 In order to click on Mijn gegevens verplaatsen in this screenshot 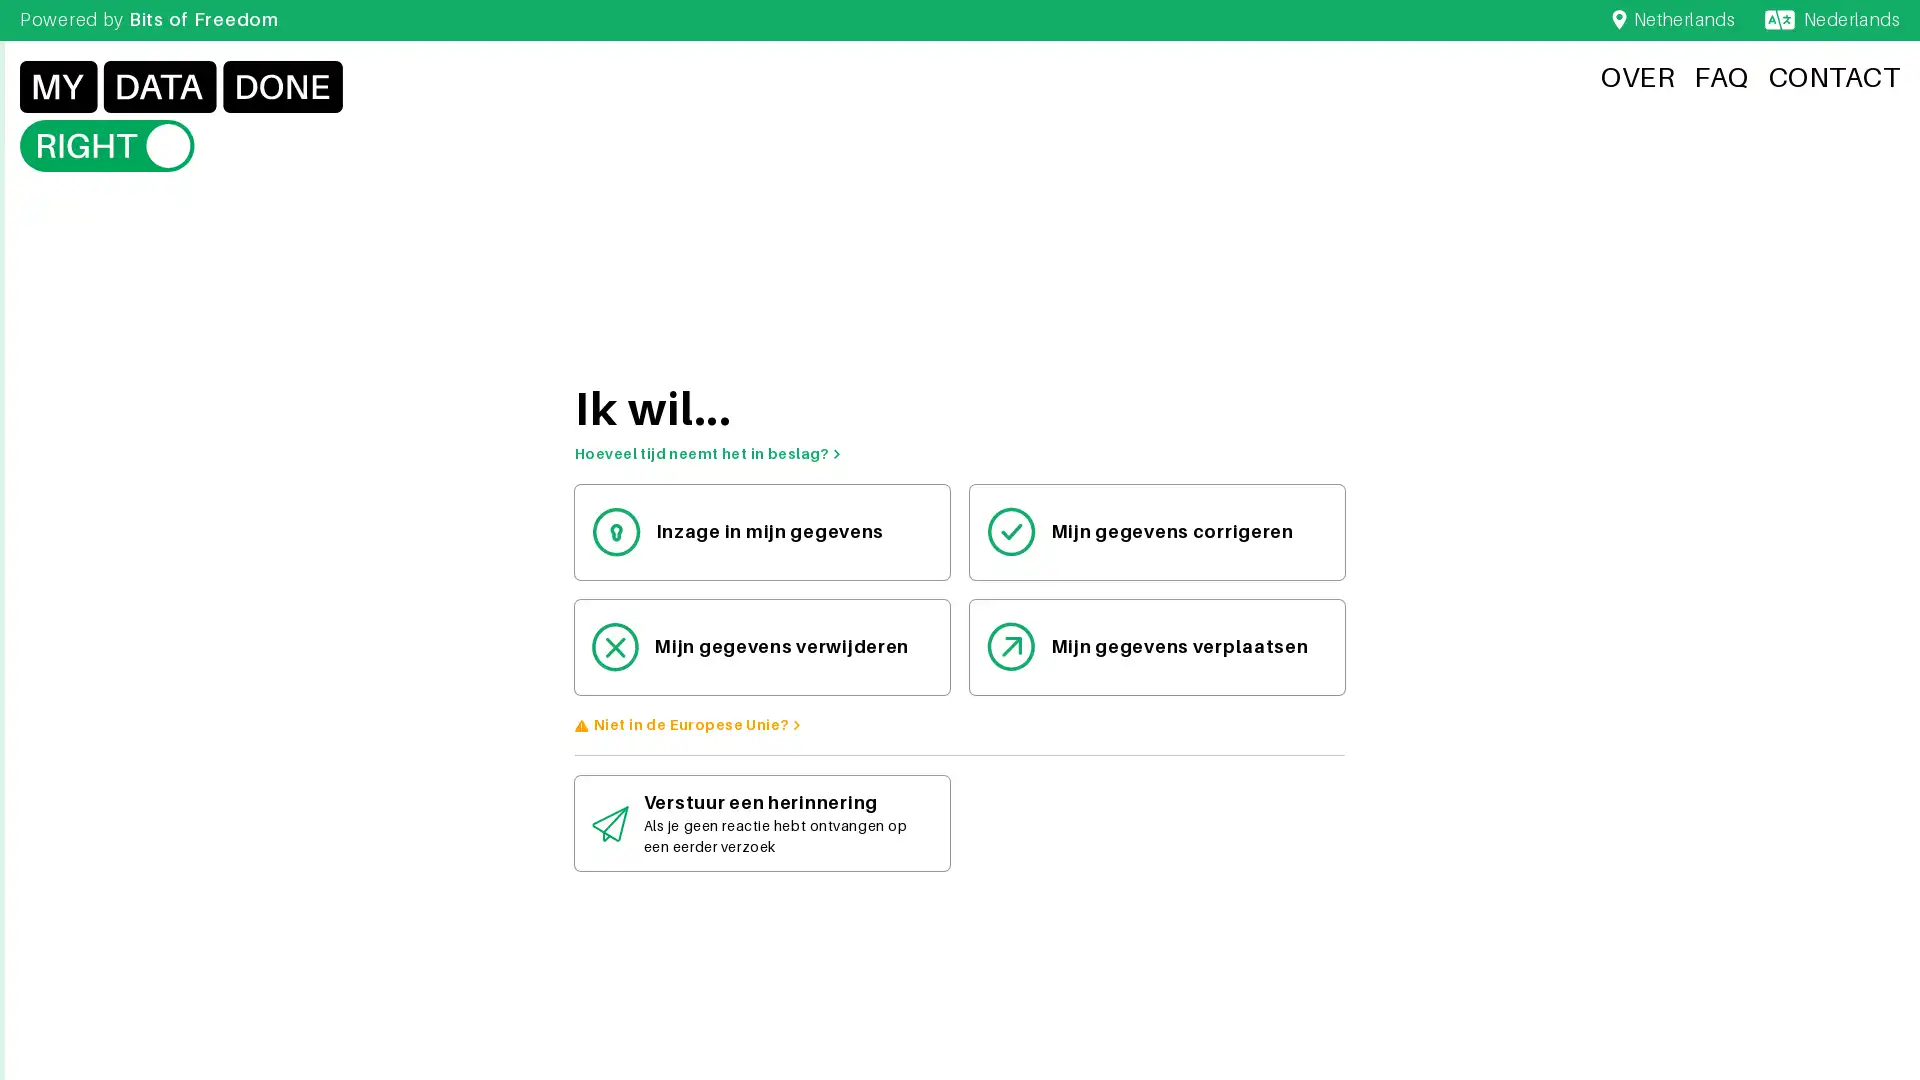, I will do `click(1157, 646)`.